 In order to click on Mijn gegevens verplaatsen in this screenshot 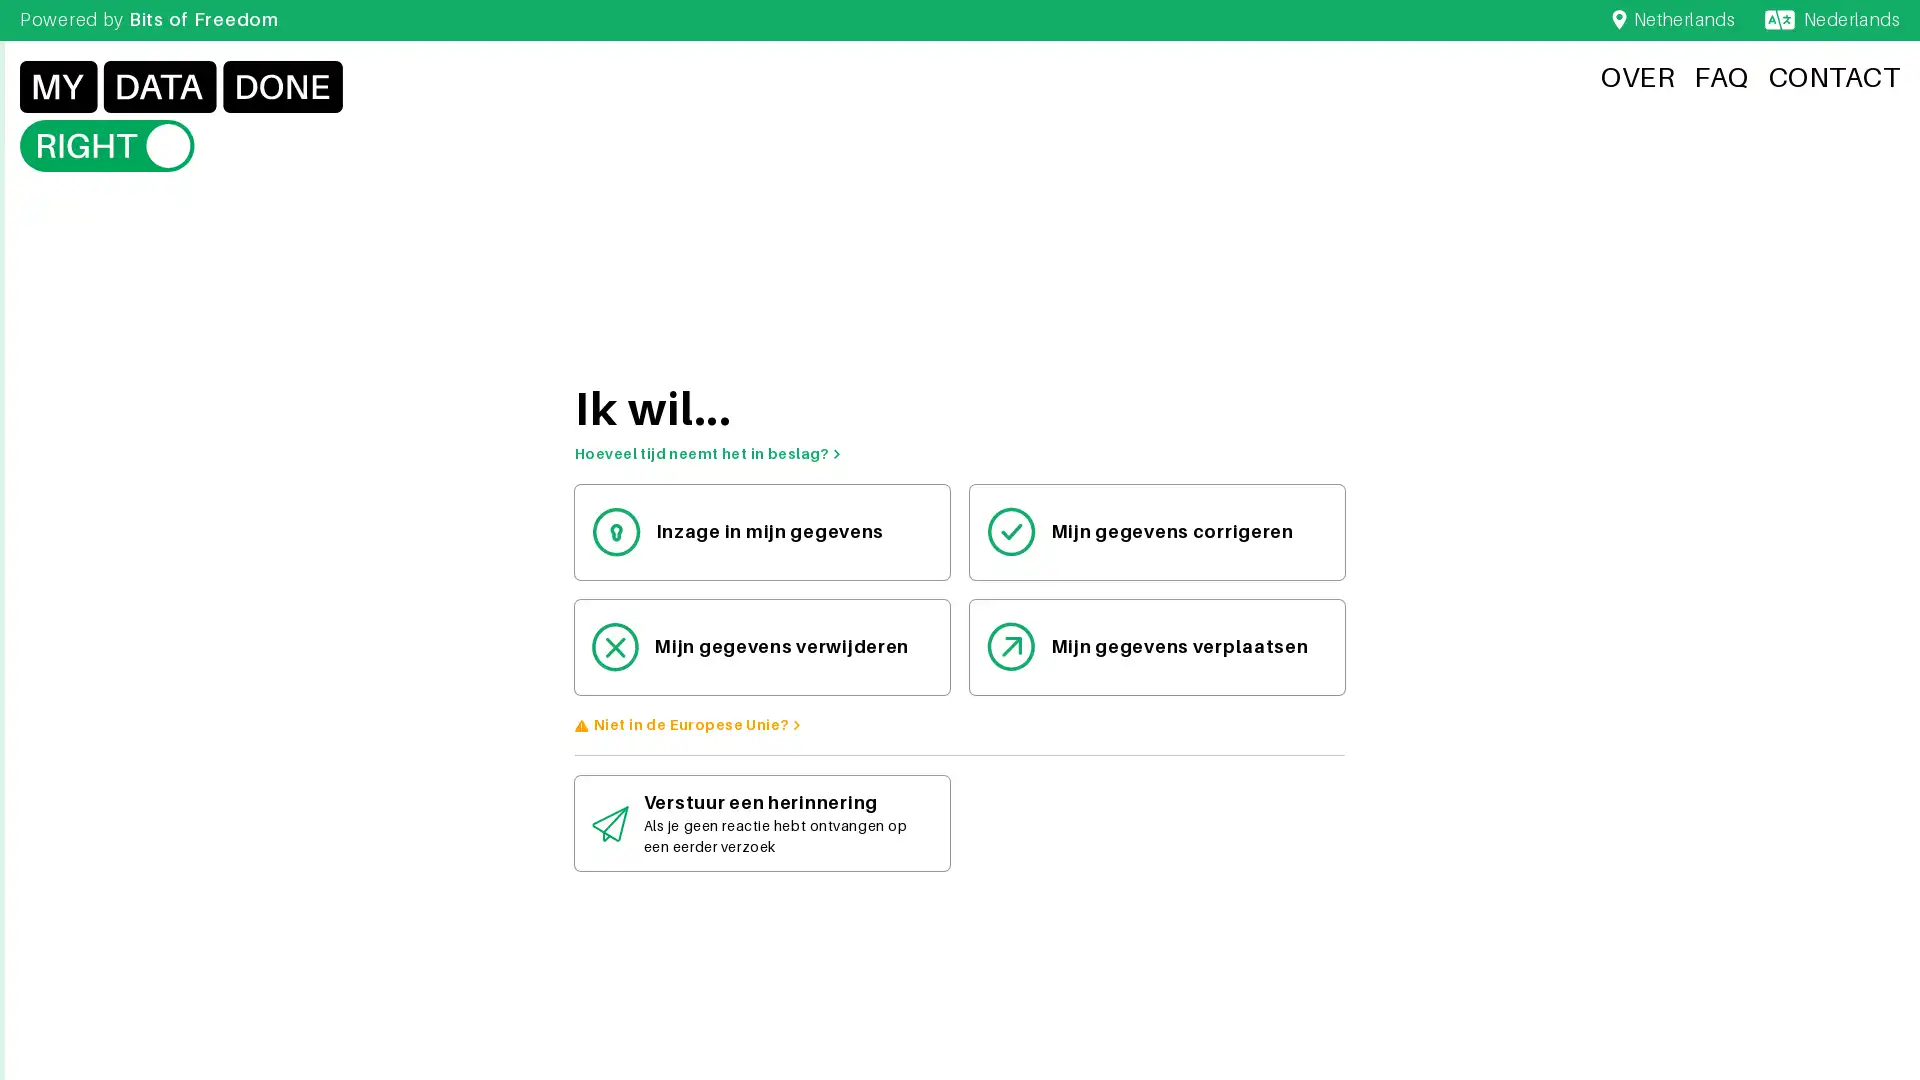, I will do `click(1157, 646)`.